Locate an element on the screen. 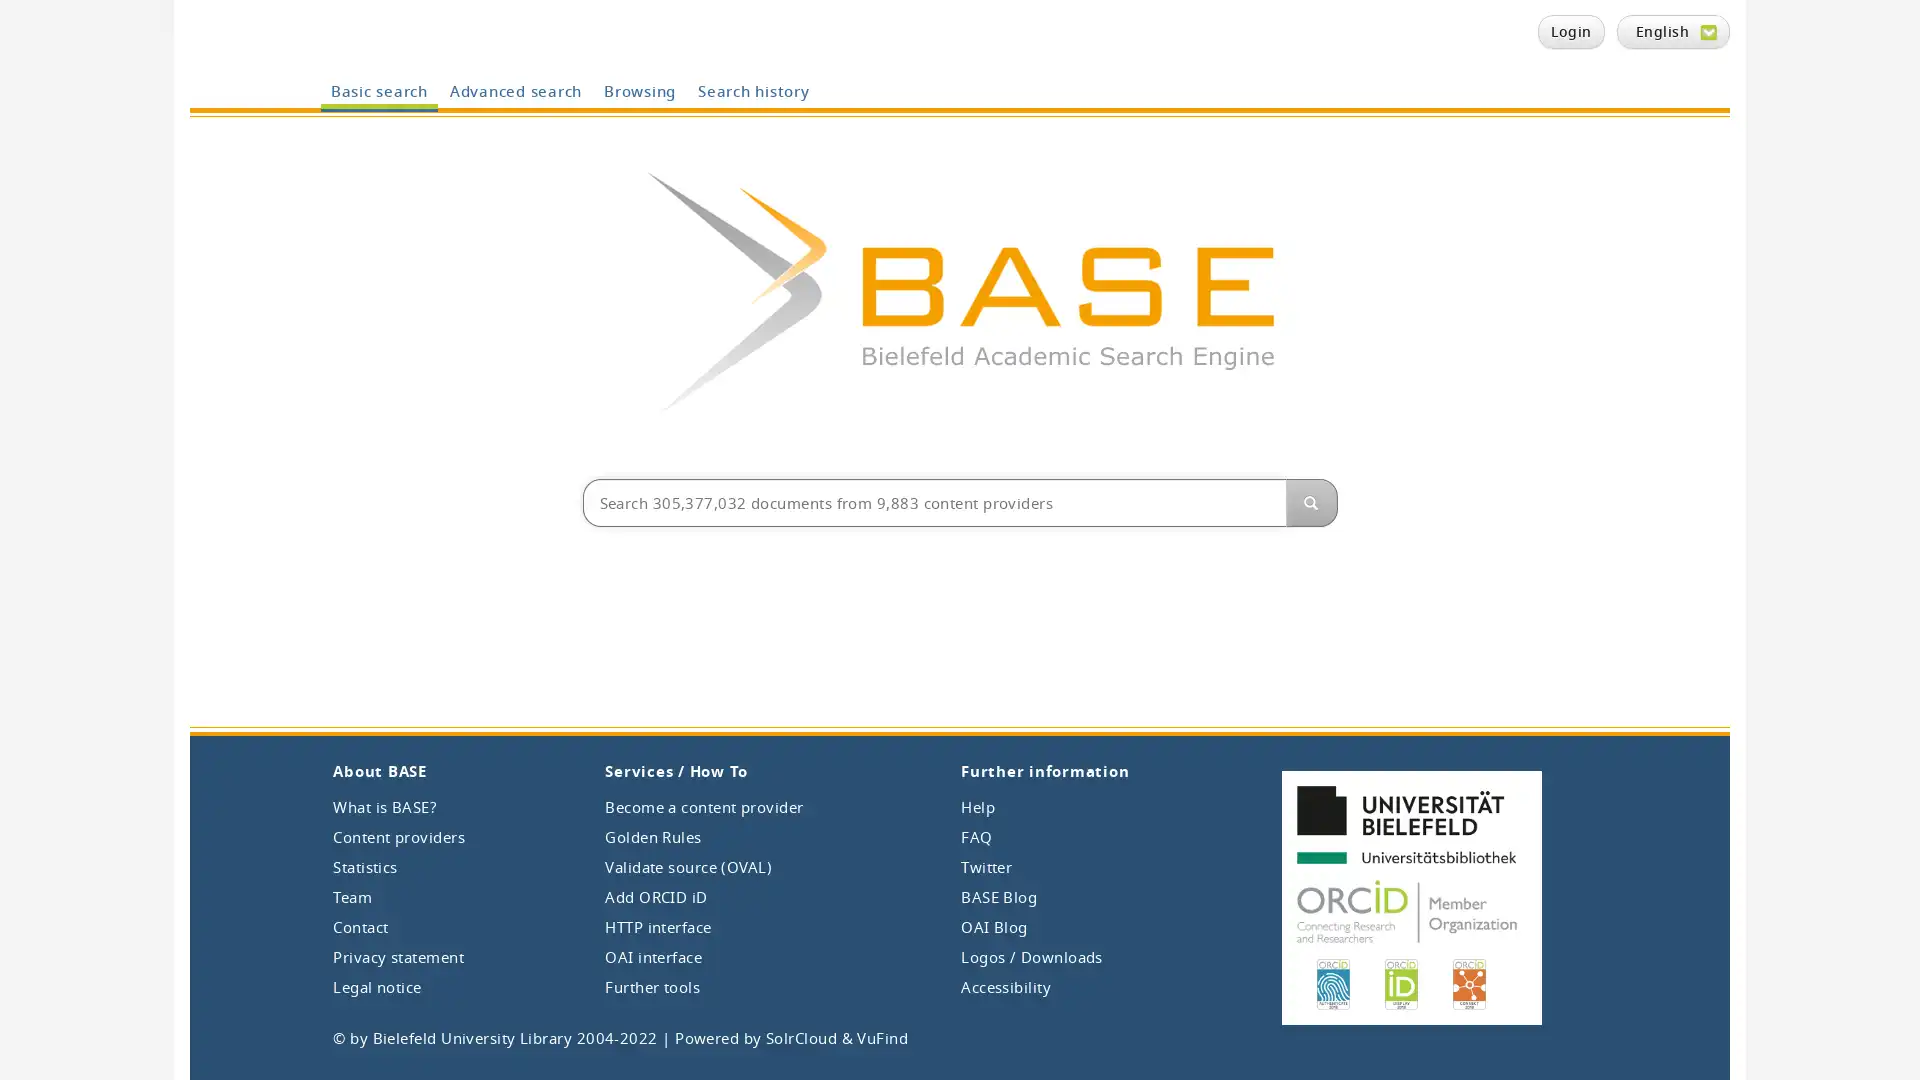  Language Selection: English is located at coordinates (1673, 31).